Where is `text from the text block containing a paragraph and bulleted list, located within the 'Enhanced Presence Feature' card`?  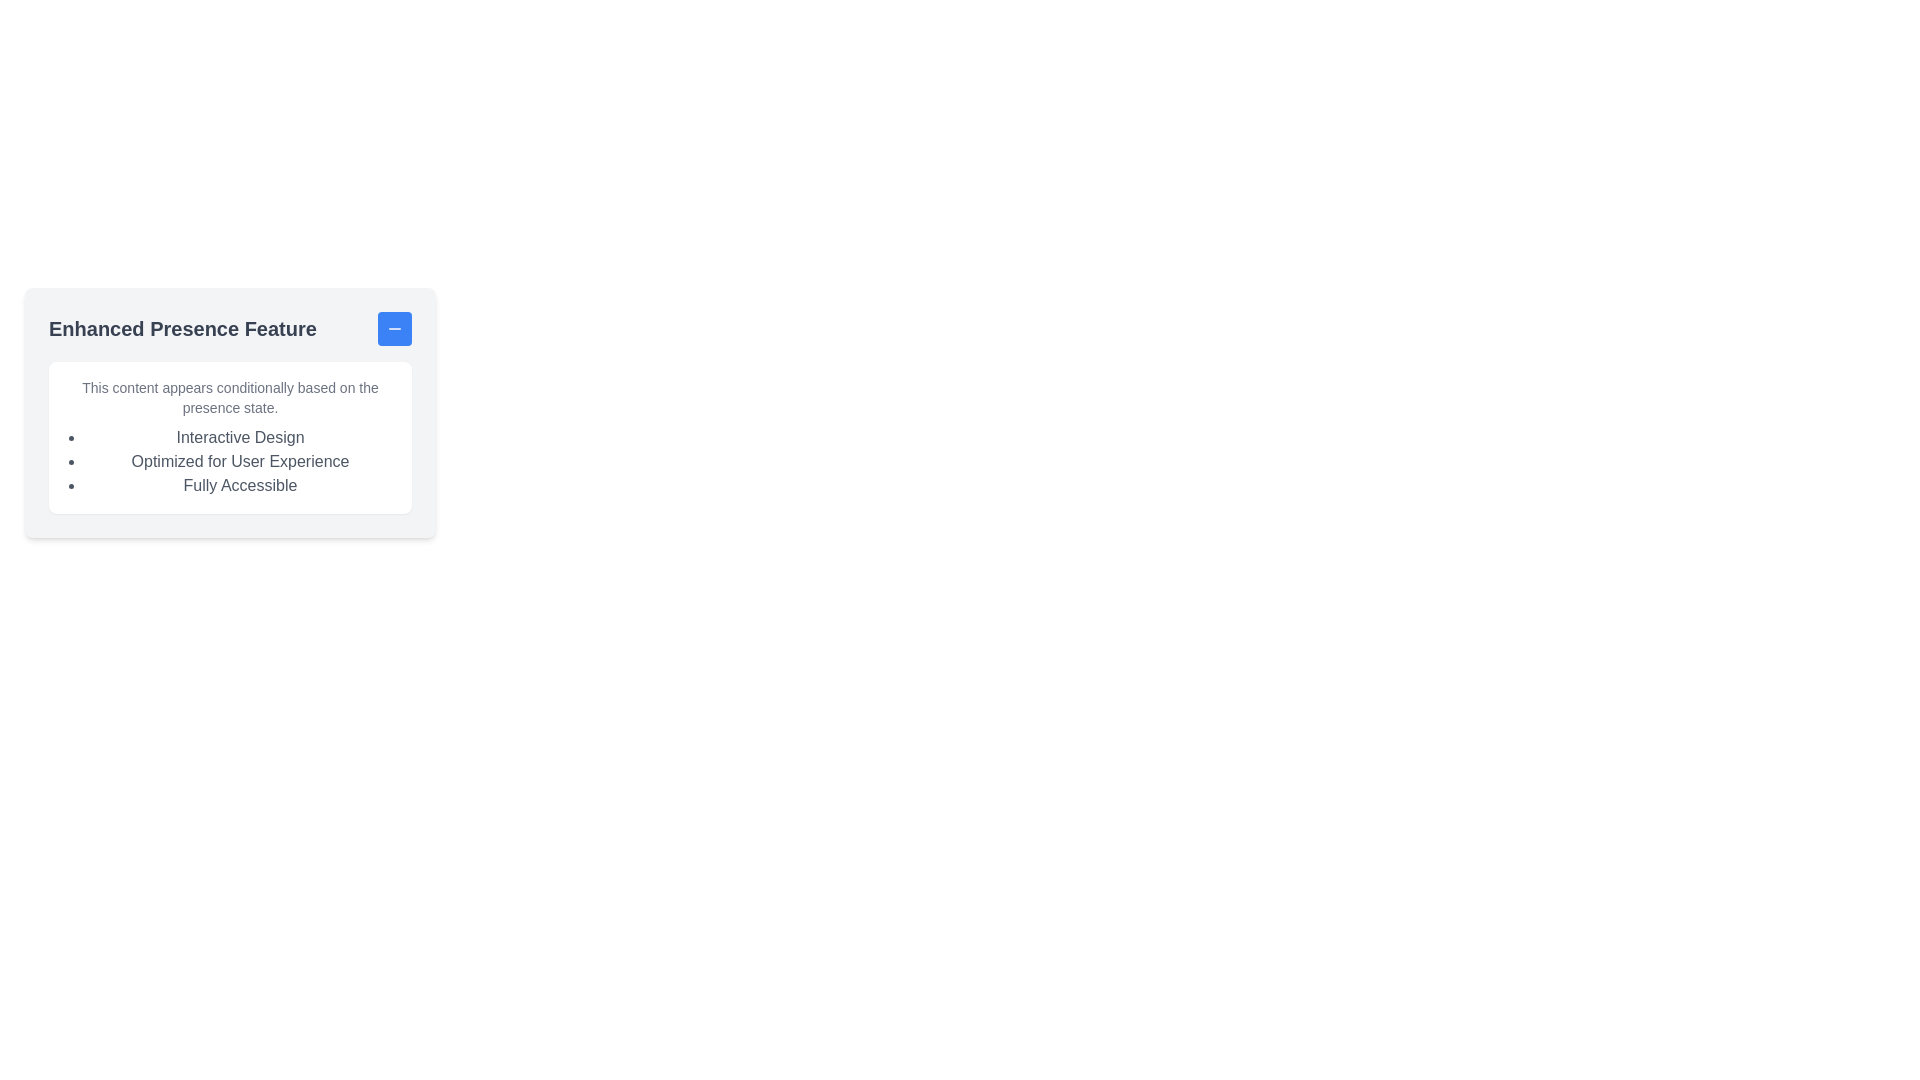
text from the text block containing a paragraph and bulleted list, located within the 'Enhanced Presence Feature' card is located at coordinates (230, 437).